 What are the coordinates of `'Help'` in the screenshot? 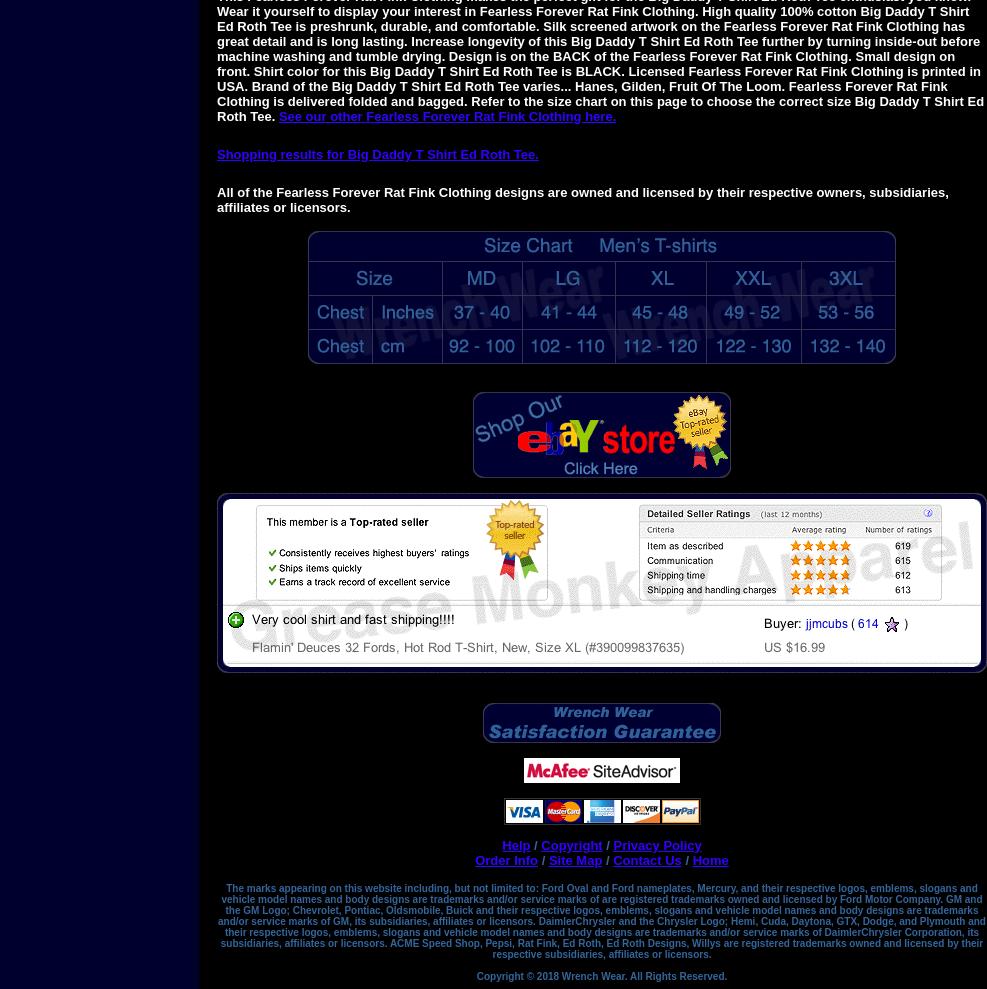 It's located at (516, 845).